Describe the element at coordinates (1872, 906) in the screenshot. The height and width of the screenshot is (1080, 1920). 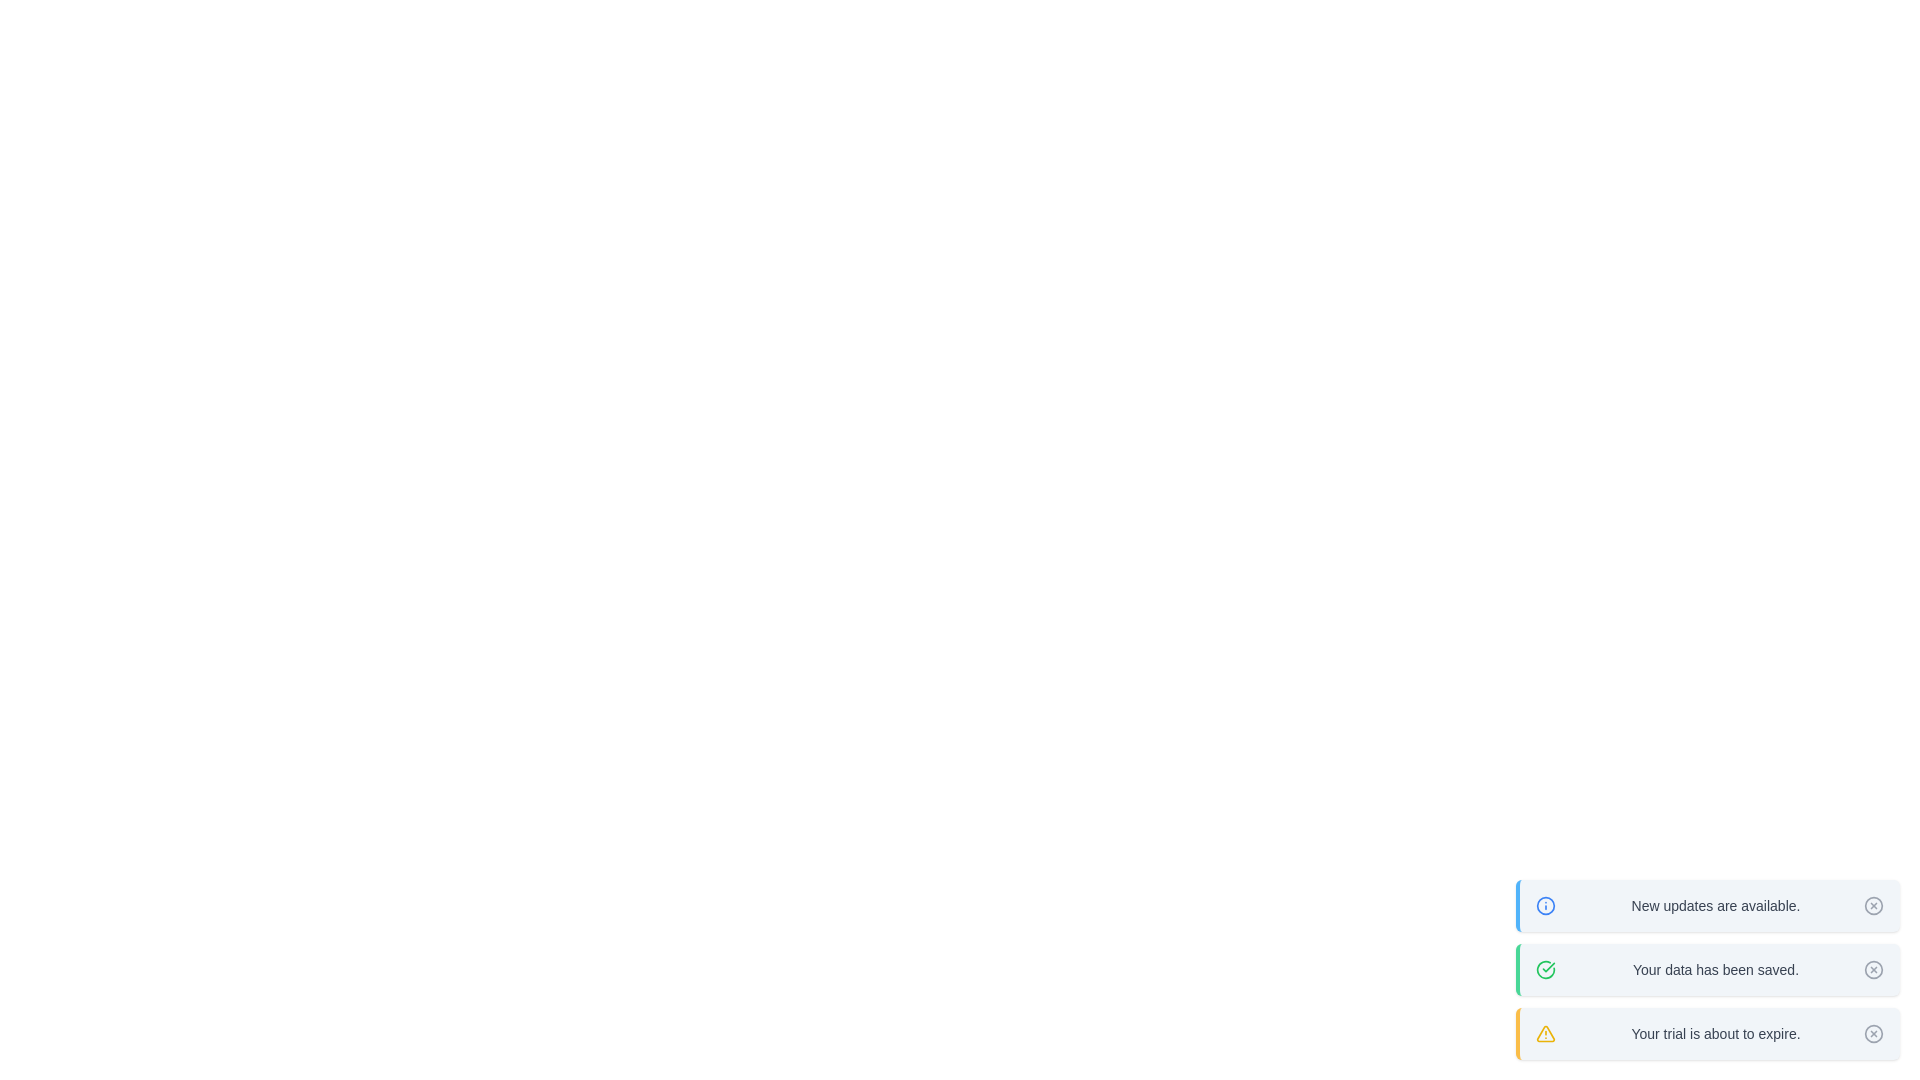
I see `the small circular gray button with a red hover effect and an 'X' icon in the top-right corner of the notification card` at that location.